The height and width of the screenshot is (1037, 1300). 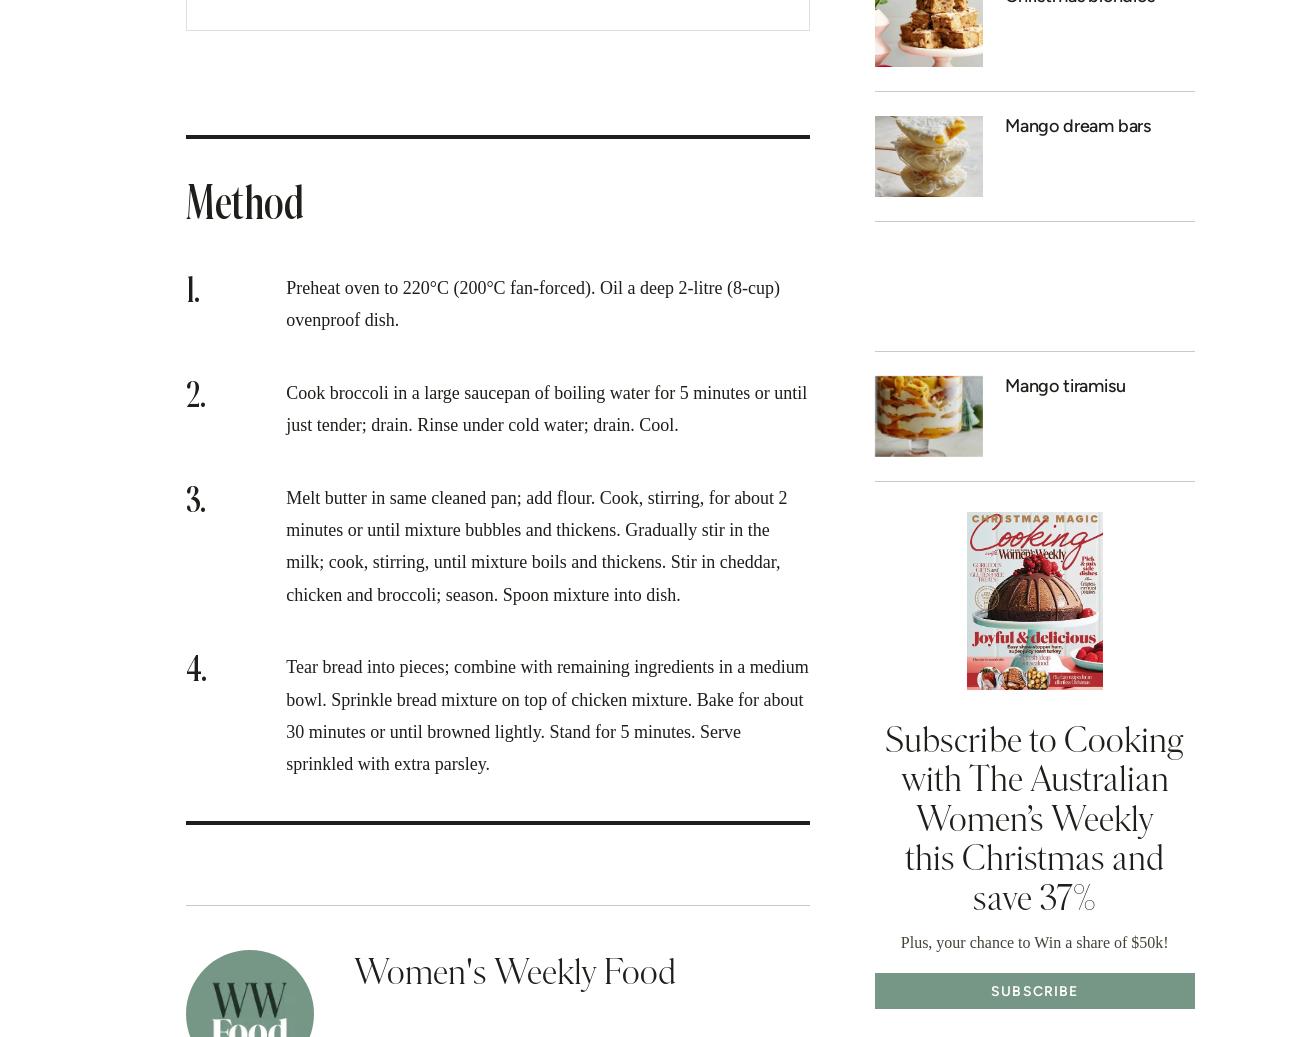 I want to click on '1.', so click(x=192, y=289).